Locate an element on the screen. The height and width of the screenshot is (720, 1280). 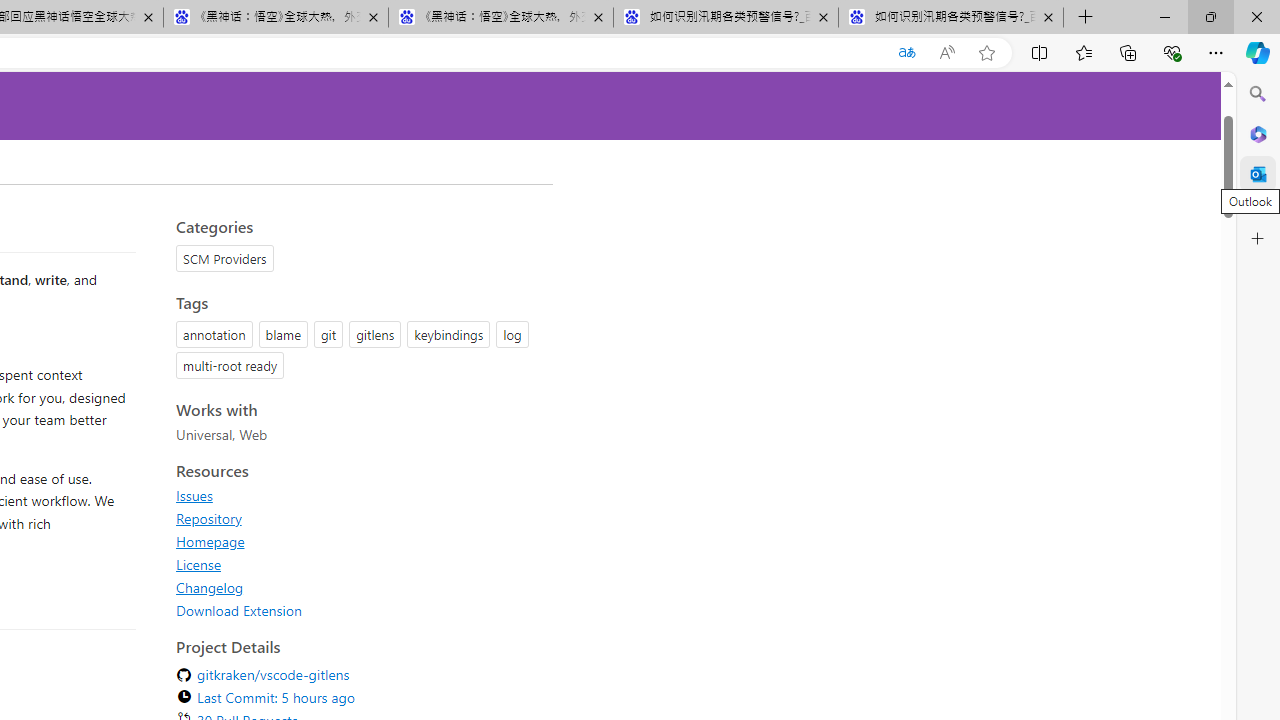
'Repository' is located at coordinates (209, 517).